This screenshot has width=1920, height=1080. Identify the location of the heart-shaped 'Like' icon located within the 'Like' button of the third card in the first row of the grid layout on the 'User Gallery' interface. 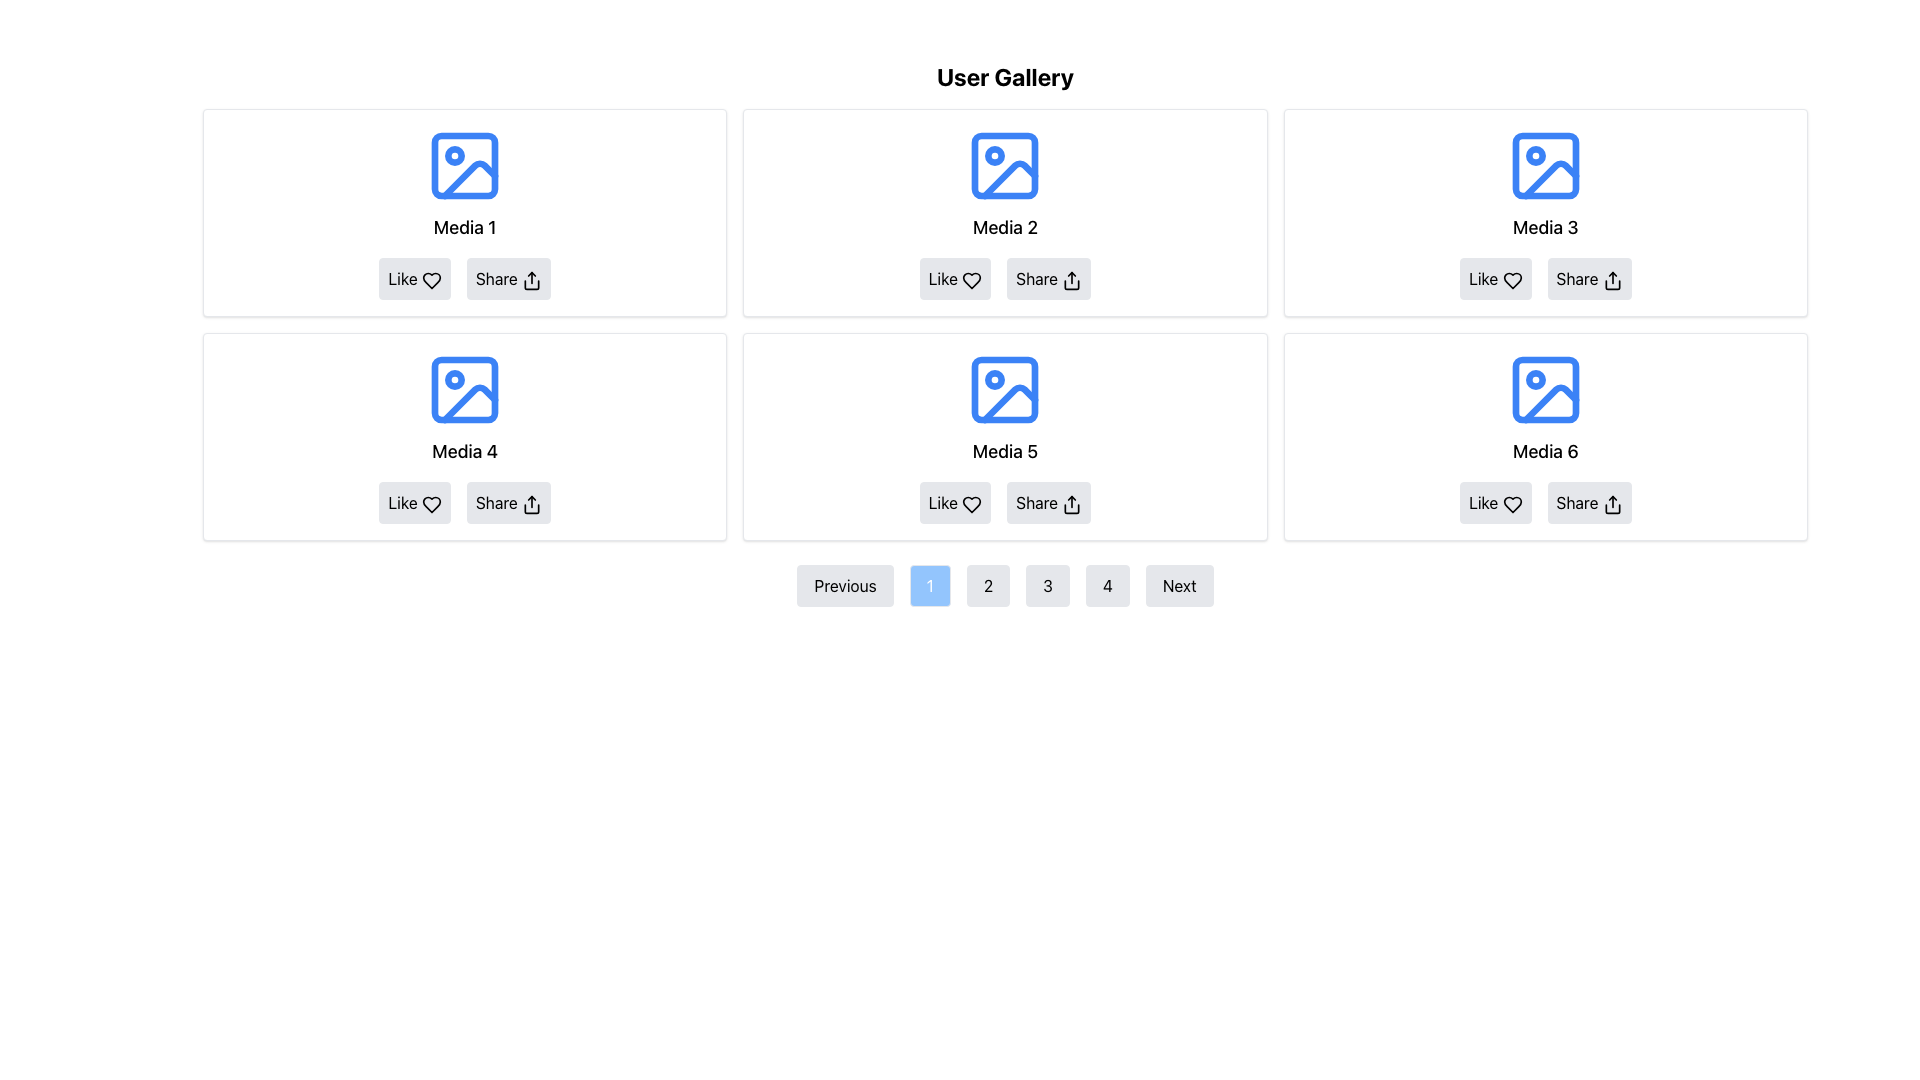
(1512, 280).